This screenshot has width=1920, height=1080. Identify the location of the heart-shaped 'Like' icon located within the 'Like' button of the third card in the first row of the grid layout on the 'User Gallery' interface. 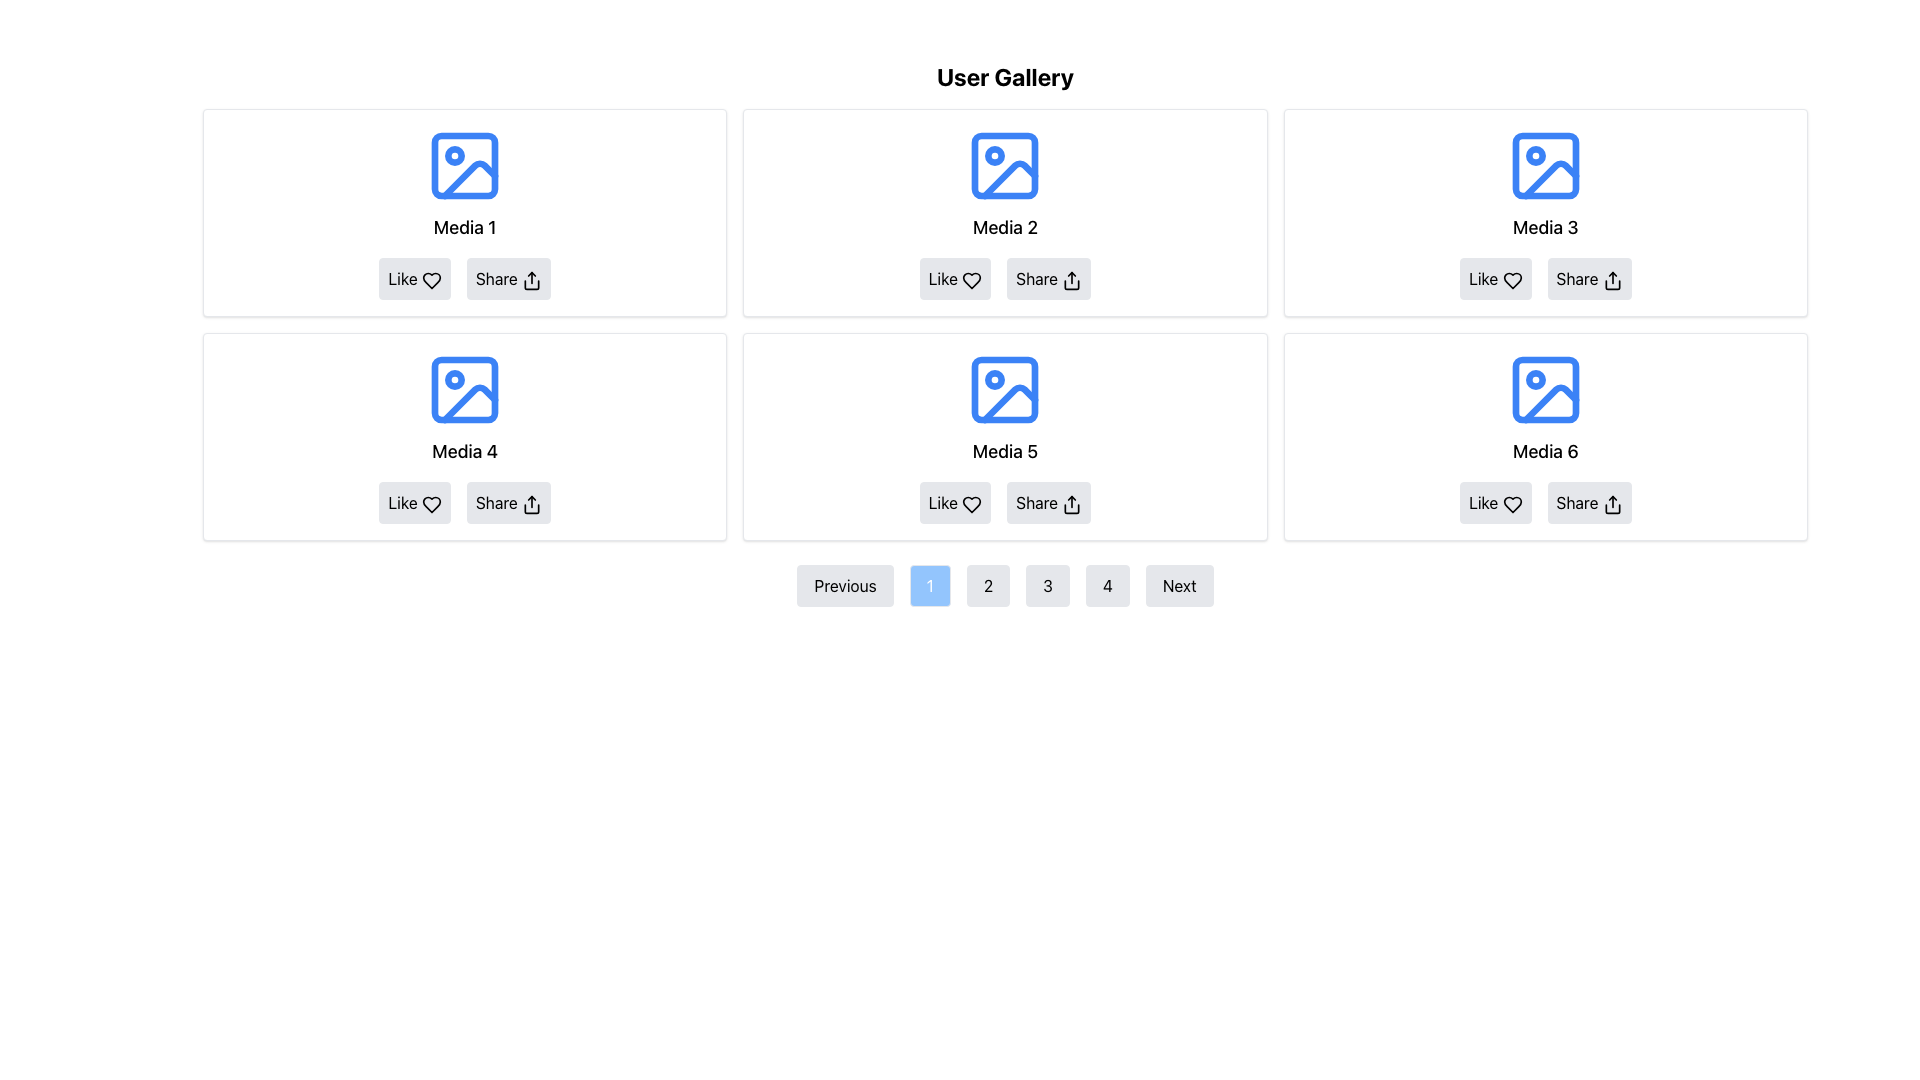
(1512, 280).